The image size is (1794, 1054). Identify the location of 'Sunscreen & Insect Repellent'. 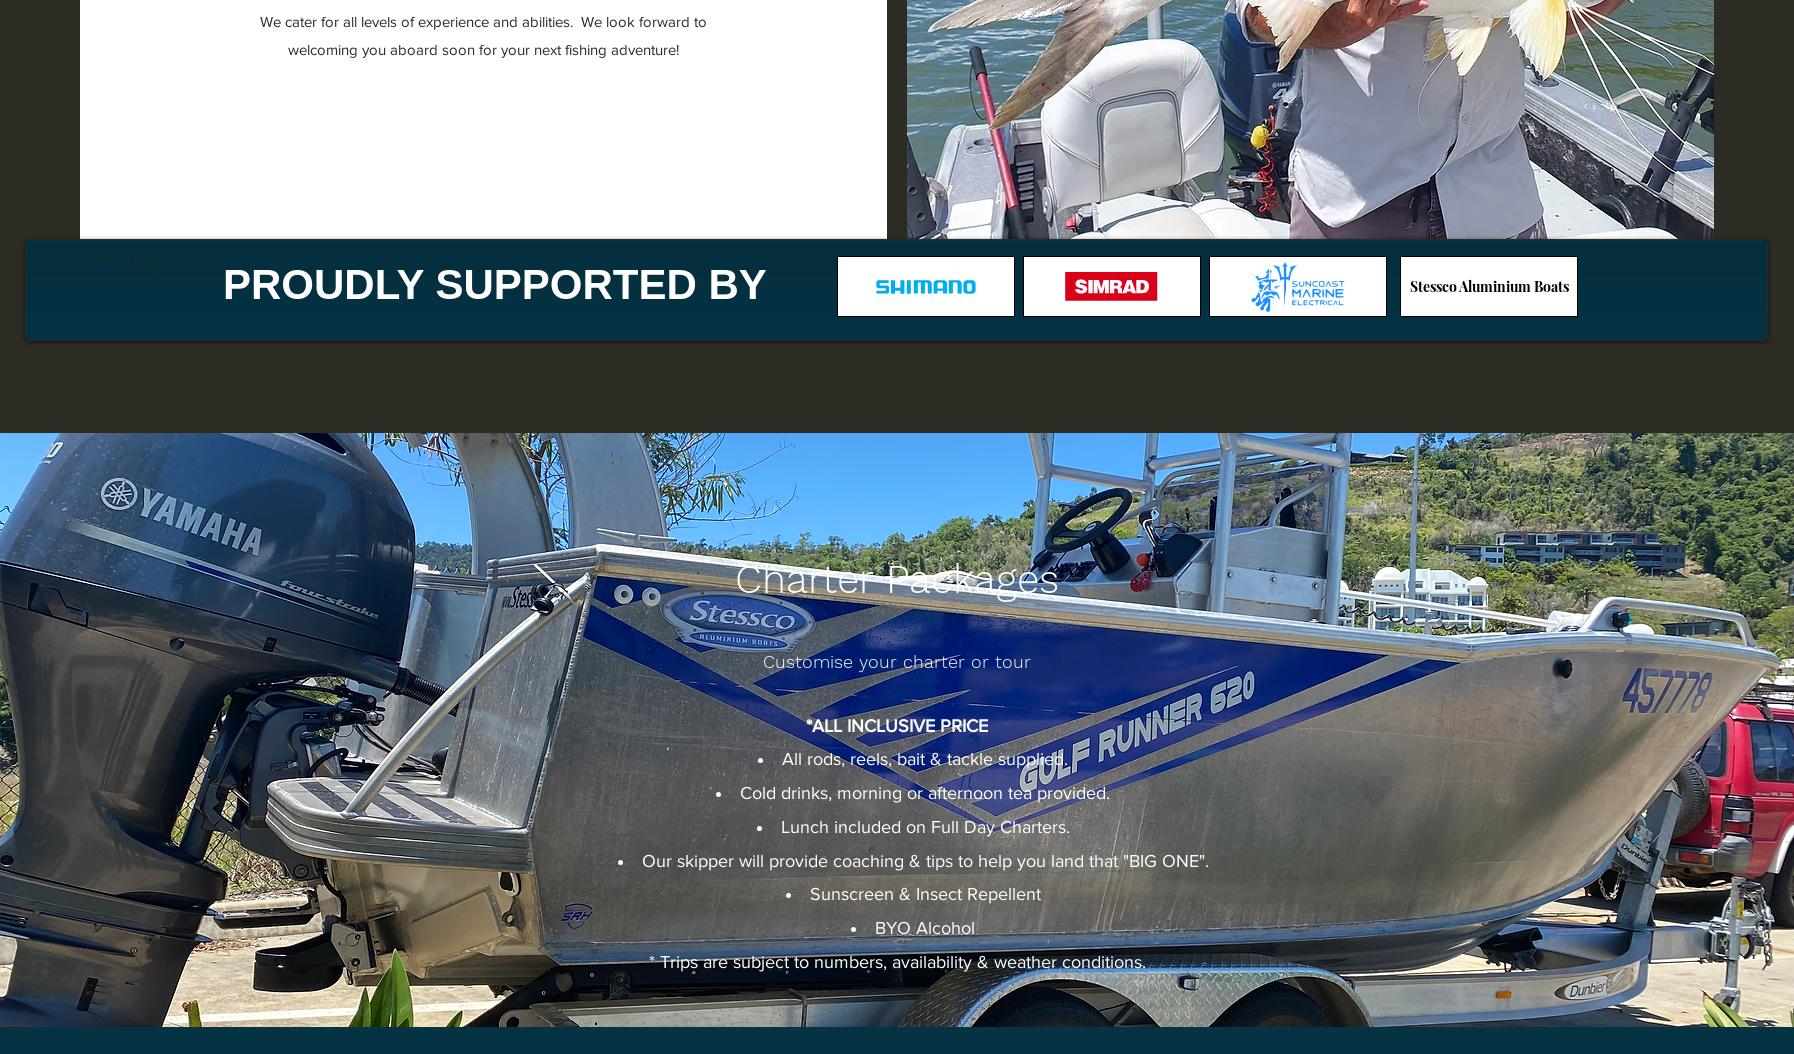
(923, 894).